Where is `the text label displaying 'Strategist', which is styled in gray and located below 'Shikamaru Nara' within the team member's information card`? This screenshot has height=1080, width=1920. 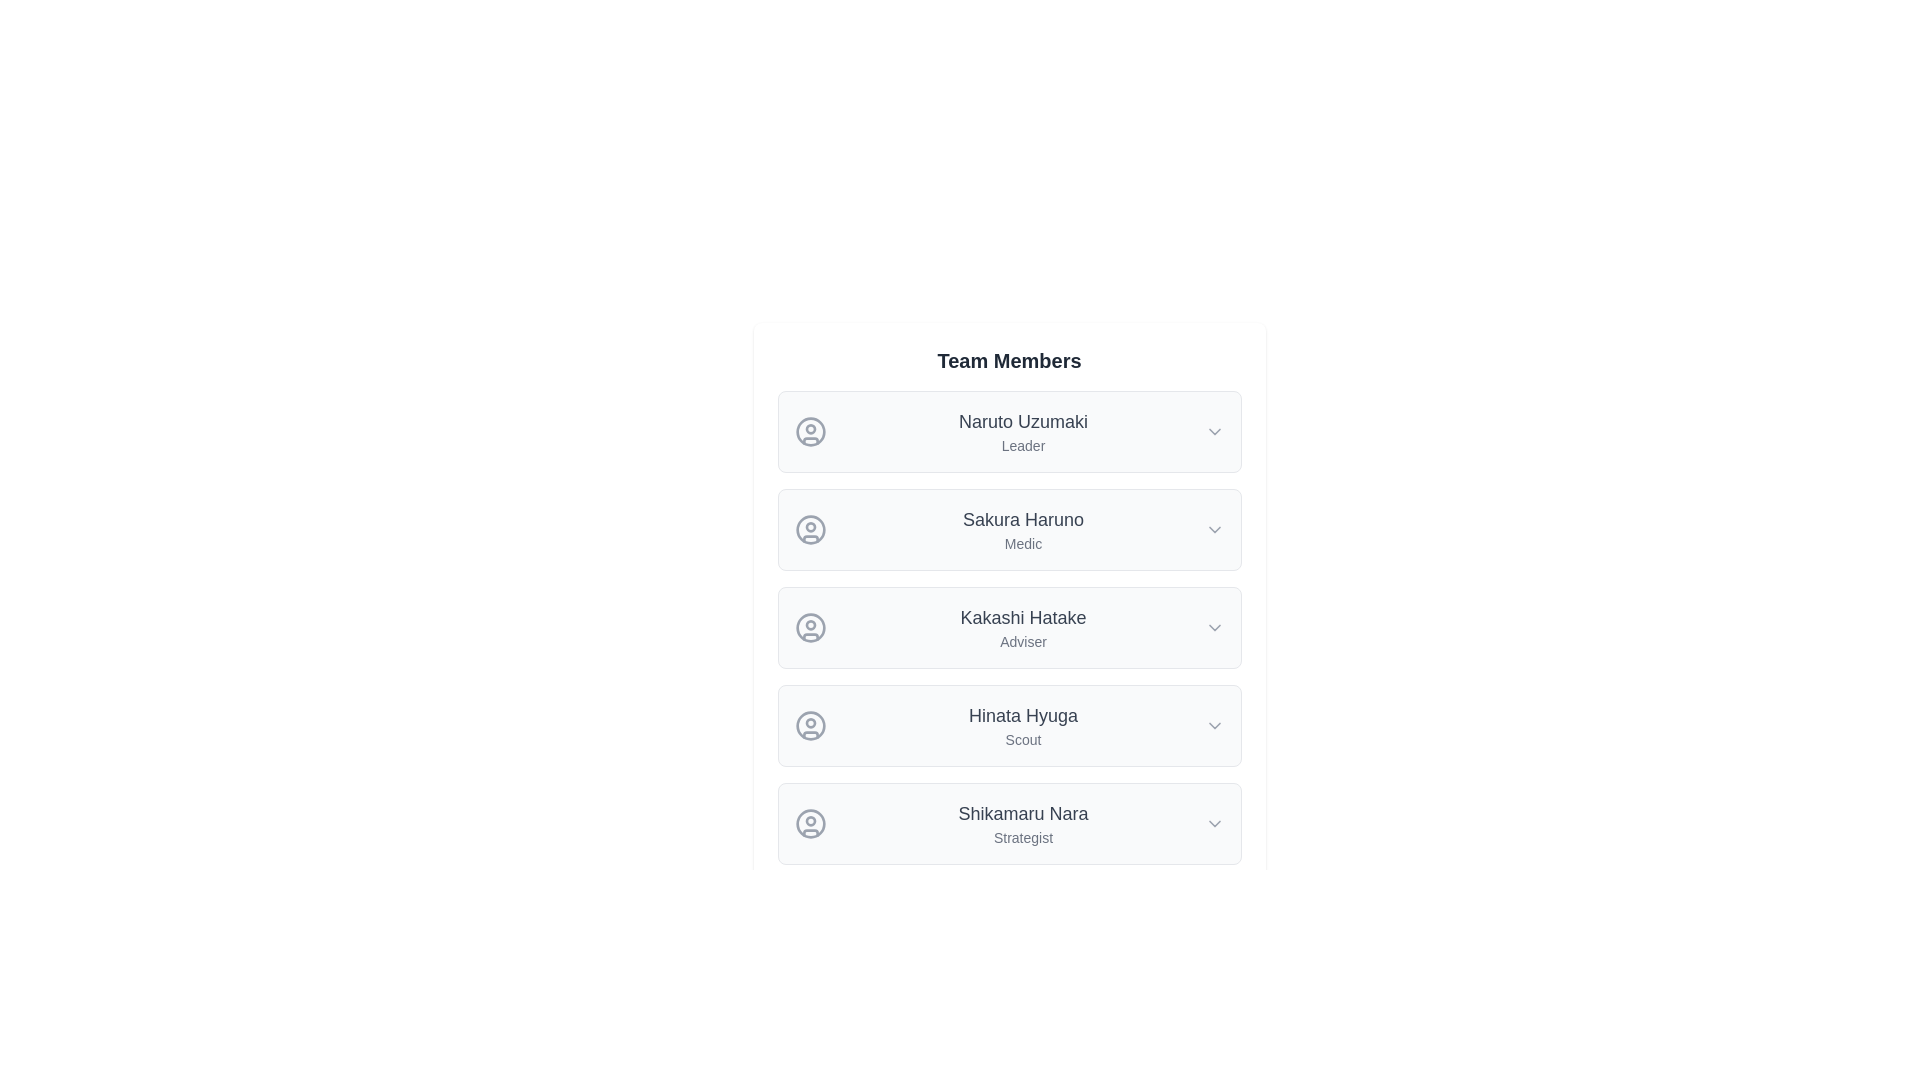
the text label displaying 'Strategist', which is styled in gray and located below 'Shikamaru Nara' within the team member's information card is located at coordinates (1023, 837).